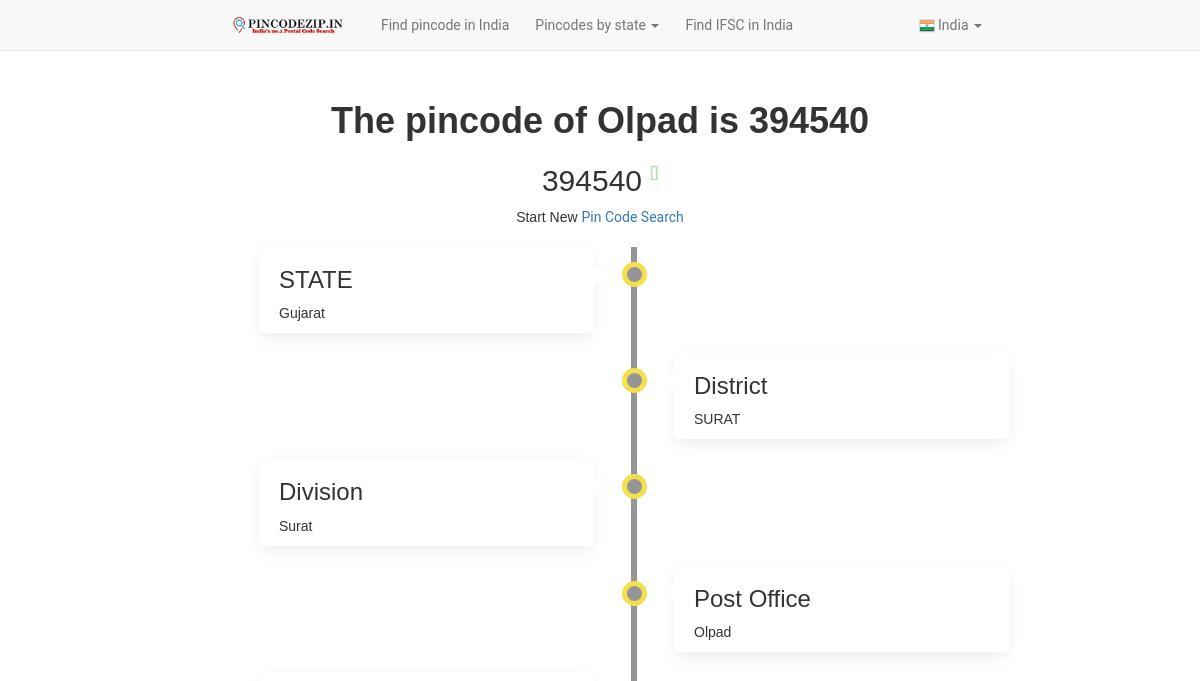  Describe the element at coordinates (278, 310) in the screenshot. I see `'Gujarat'` at that location.